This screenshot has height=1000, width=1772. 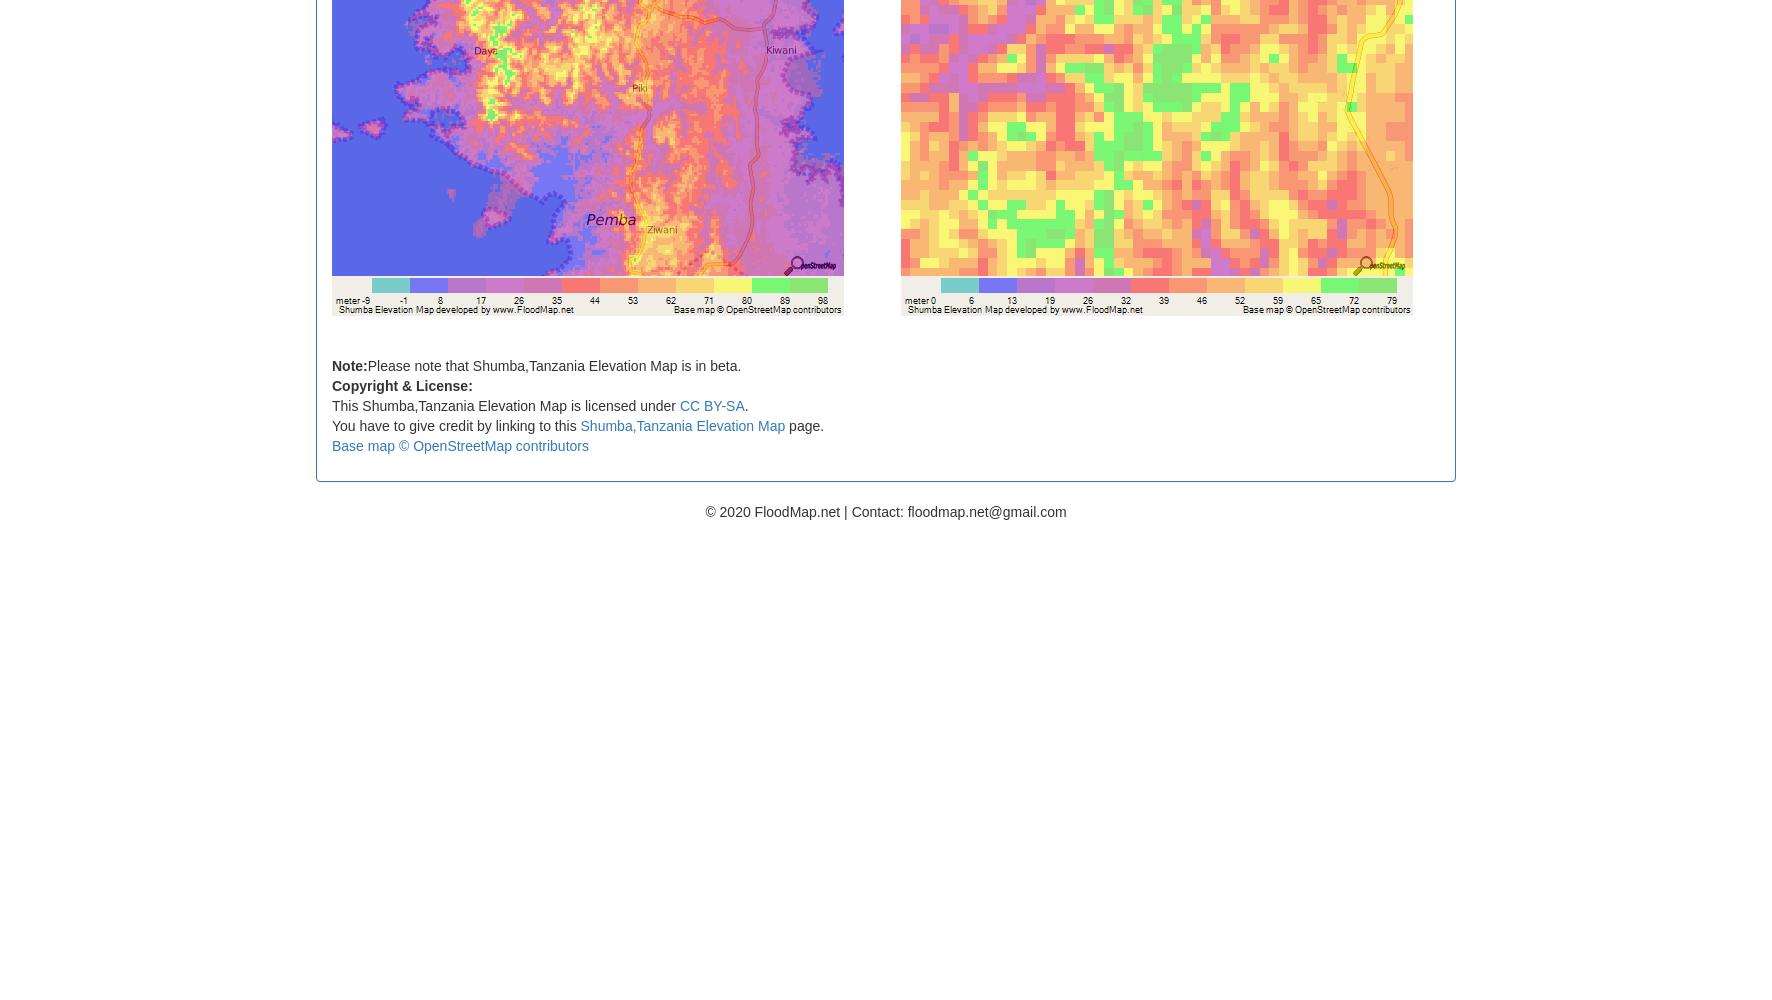 I want to click on 'Shumba,Tanzania Elevation Map', so click(x=681, y=425).